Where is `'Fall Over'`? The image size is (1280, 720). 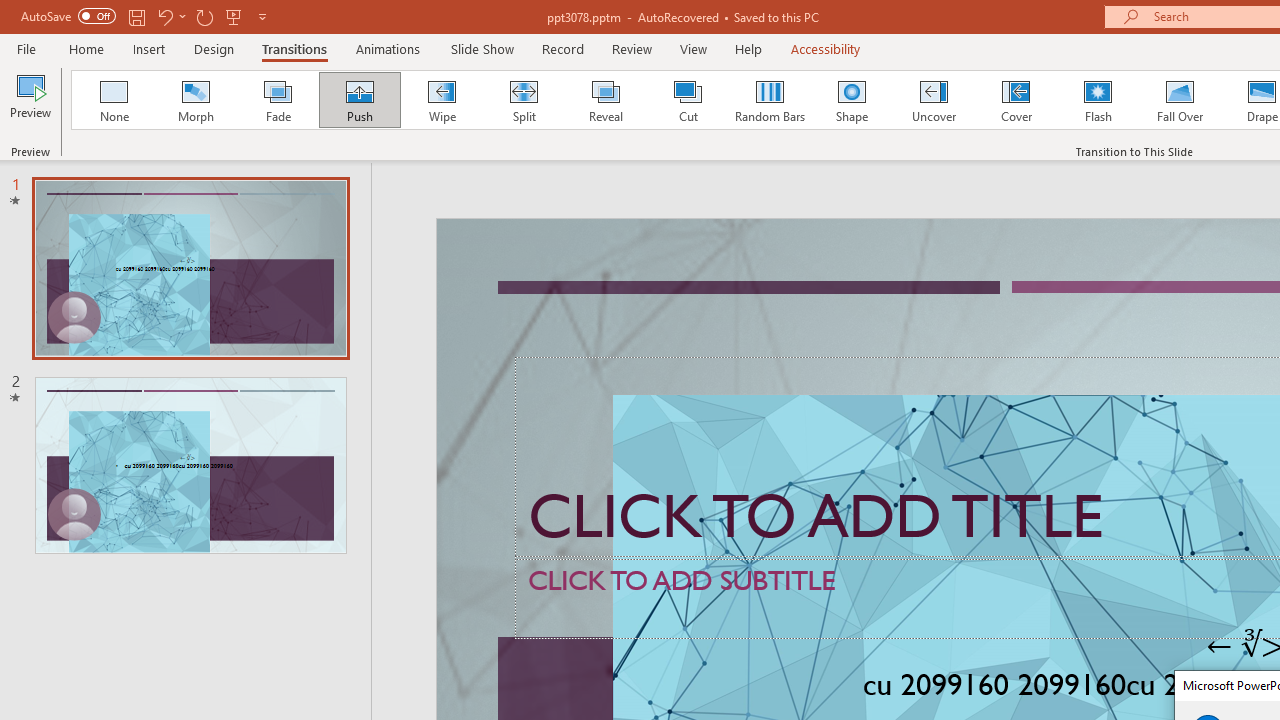
'Fall Over' is located at coordinates (1180, 100).